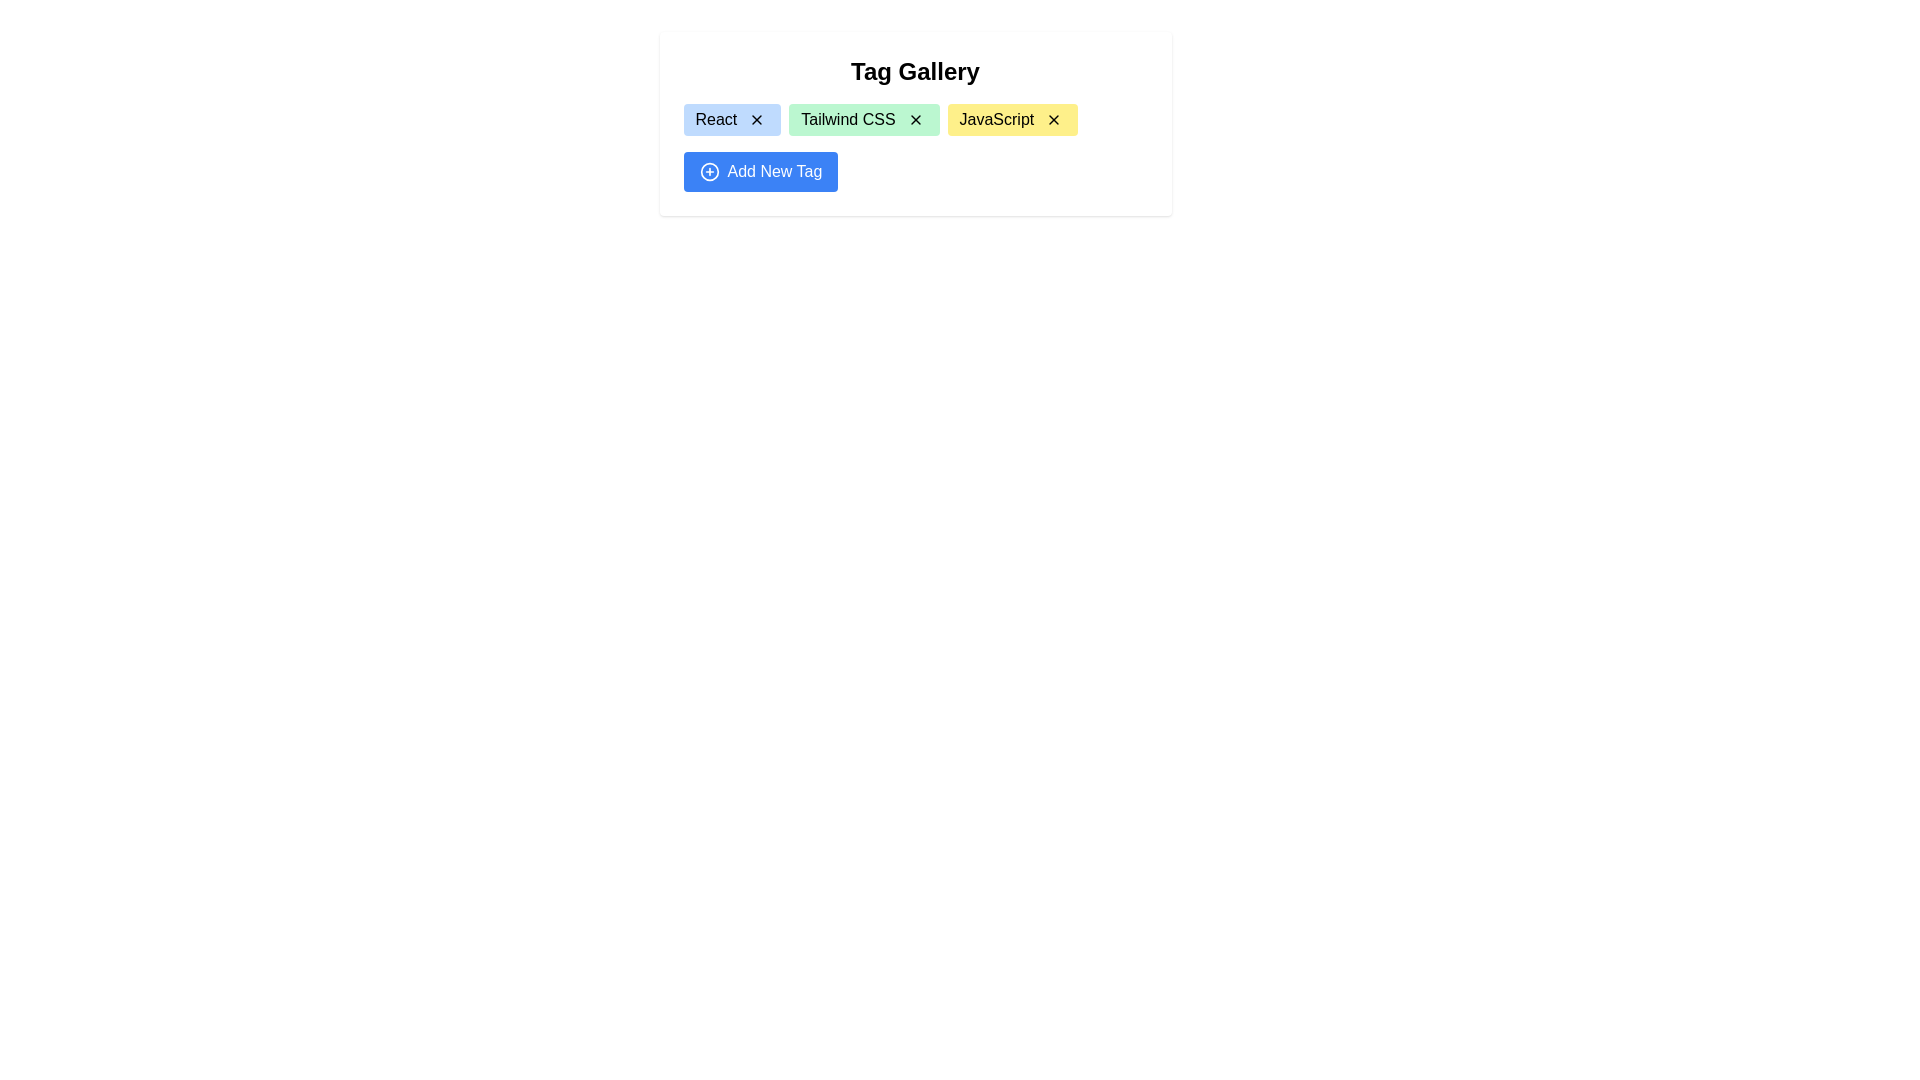 Image resolution: width=1920 pixels, height=1080 pixels. Describe the element at coordinates (709, 171) in the screenshot. I see `the leftmost visual component of the 'Add New Tag' button` at that location.